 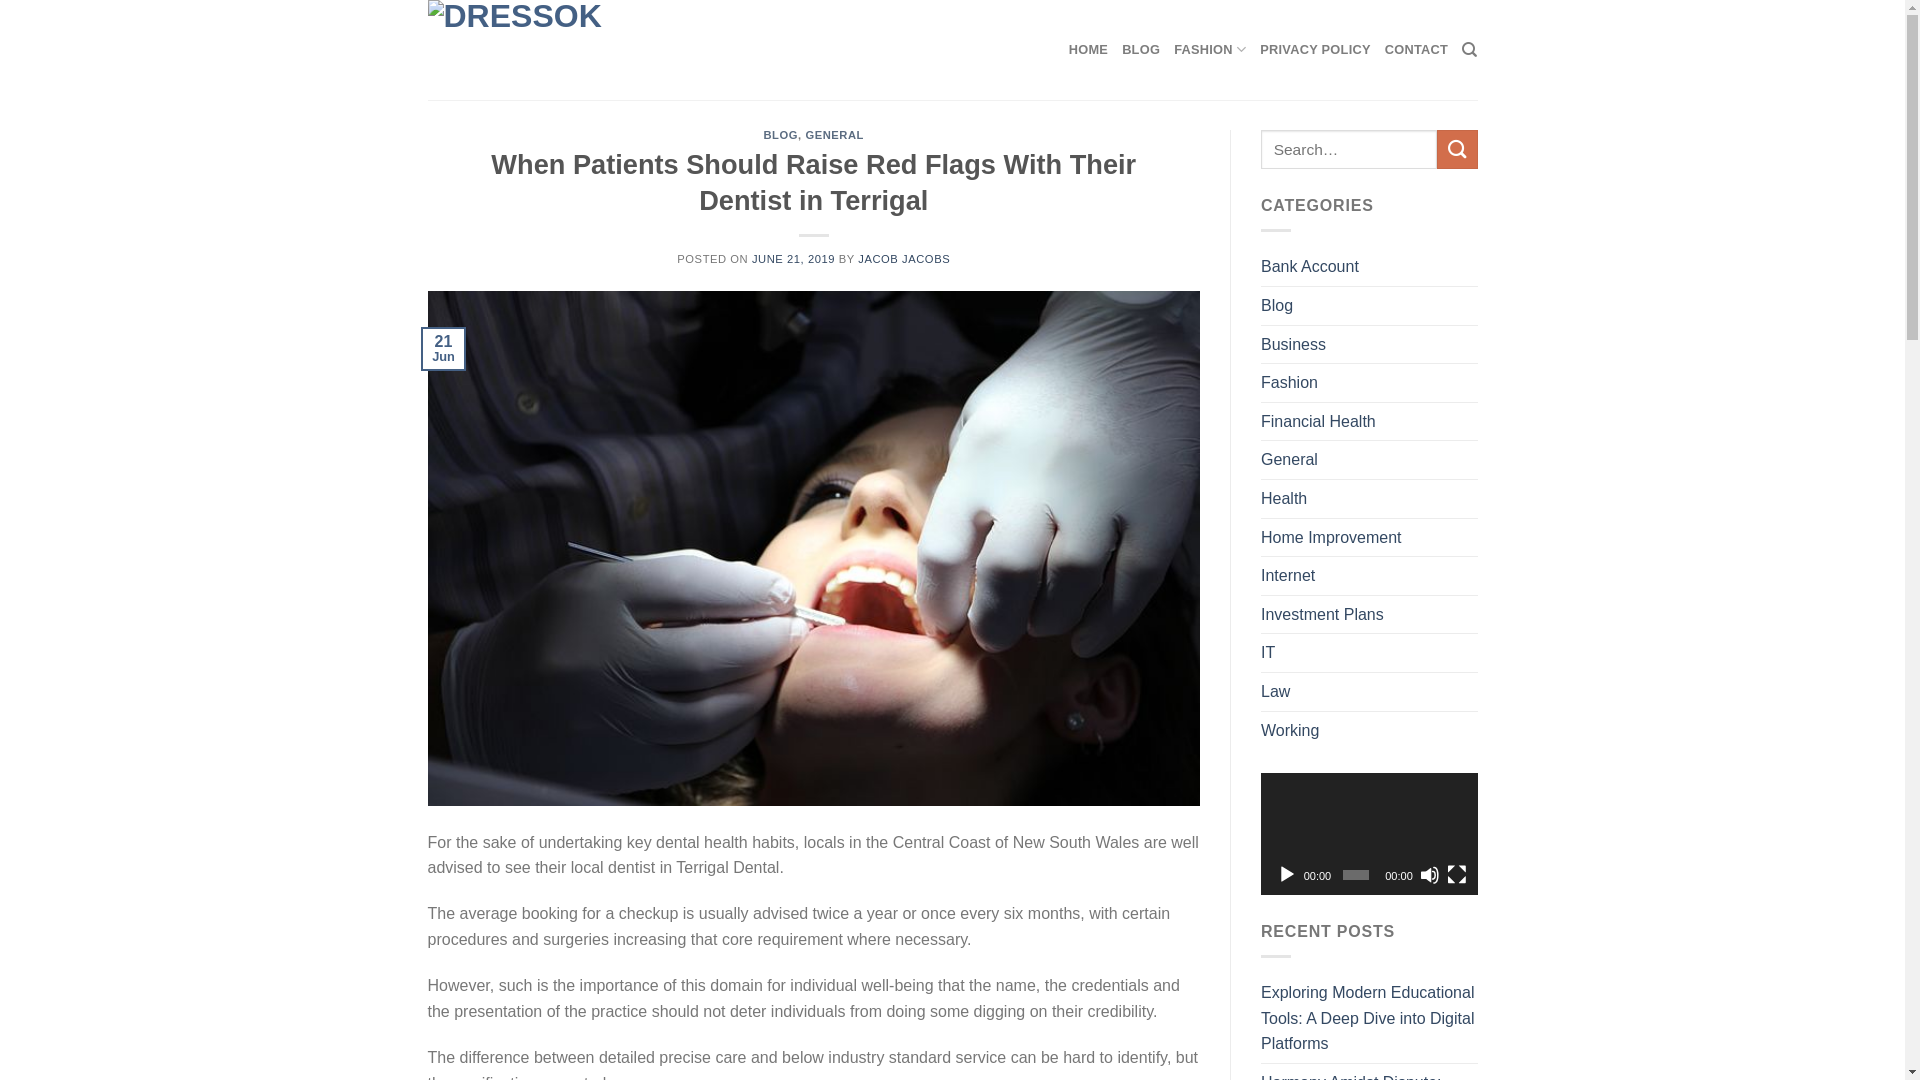 What do you see at coordinates (792, 257) in the screenshot?
I see `'JUNE 21, 2019'` at bounding box center [792, 257].